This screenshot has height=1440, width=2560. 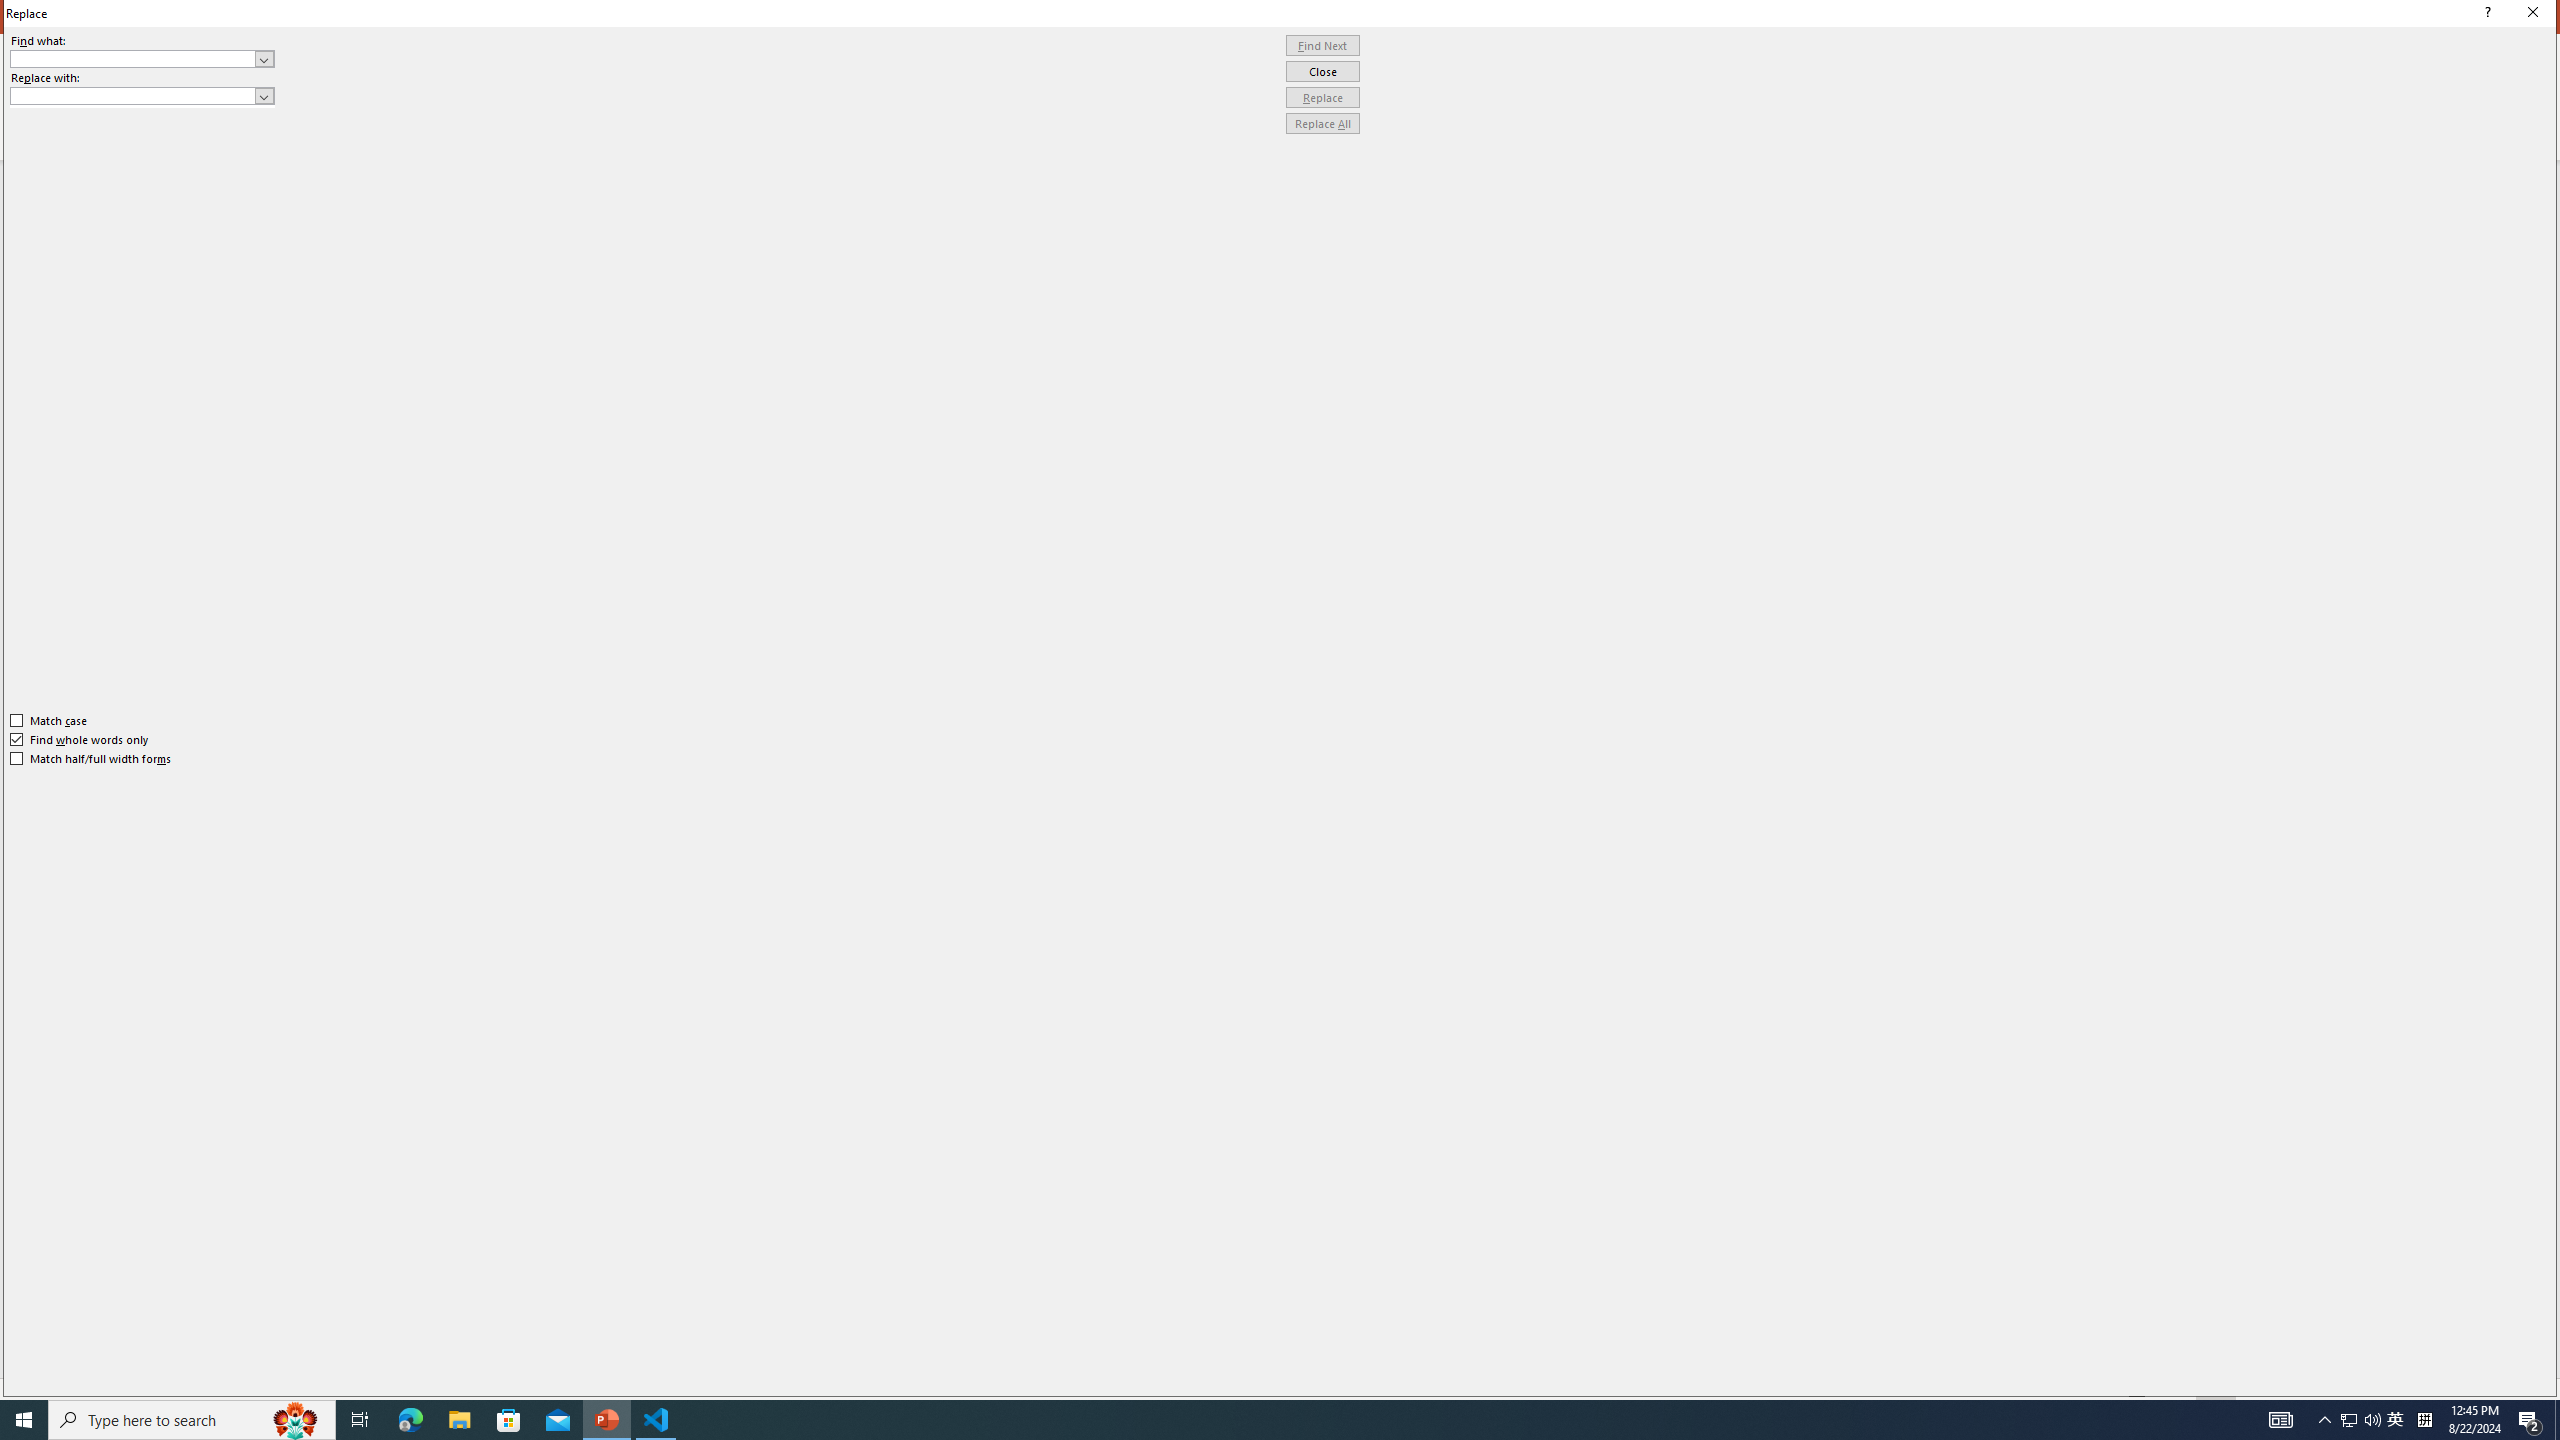 What do you see at coordinates (142, 58) in the screenshot?
I see `'Find what'` at bounding box center [142, 58].